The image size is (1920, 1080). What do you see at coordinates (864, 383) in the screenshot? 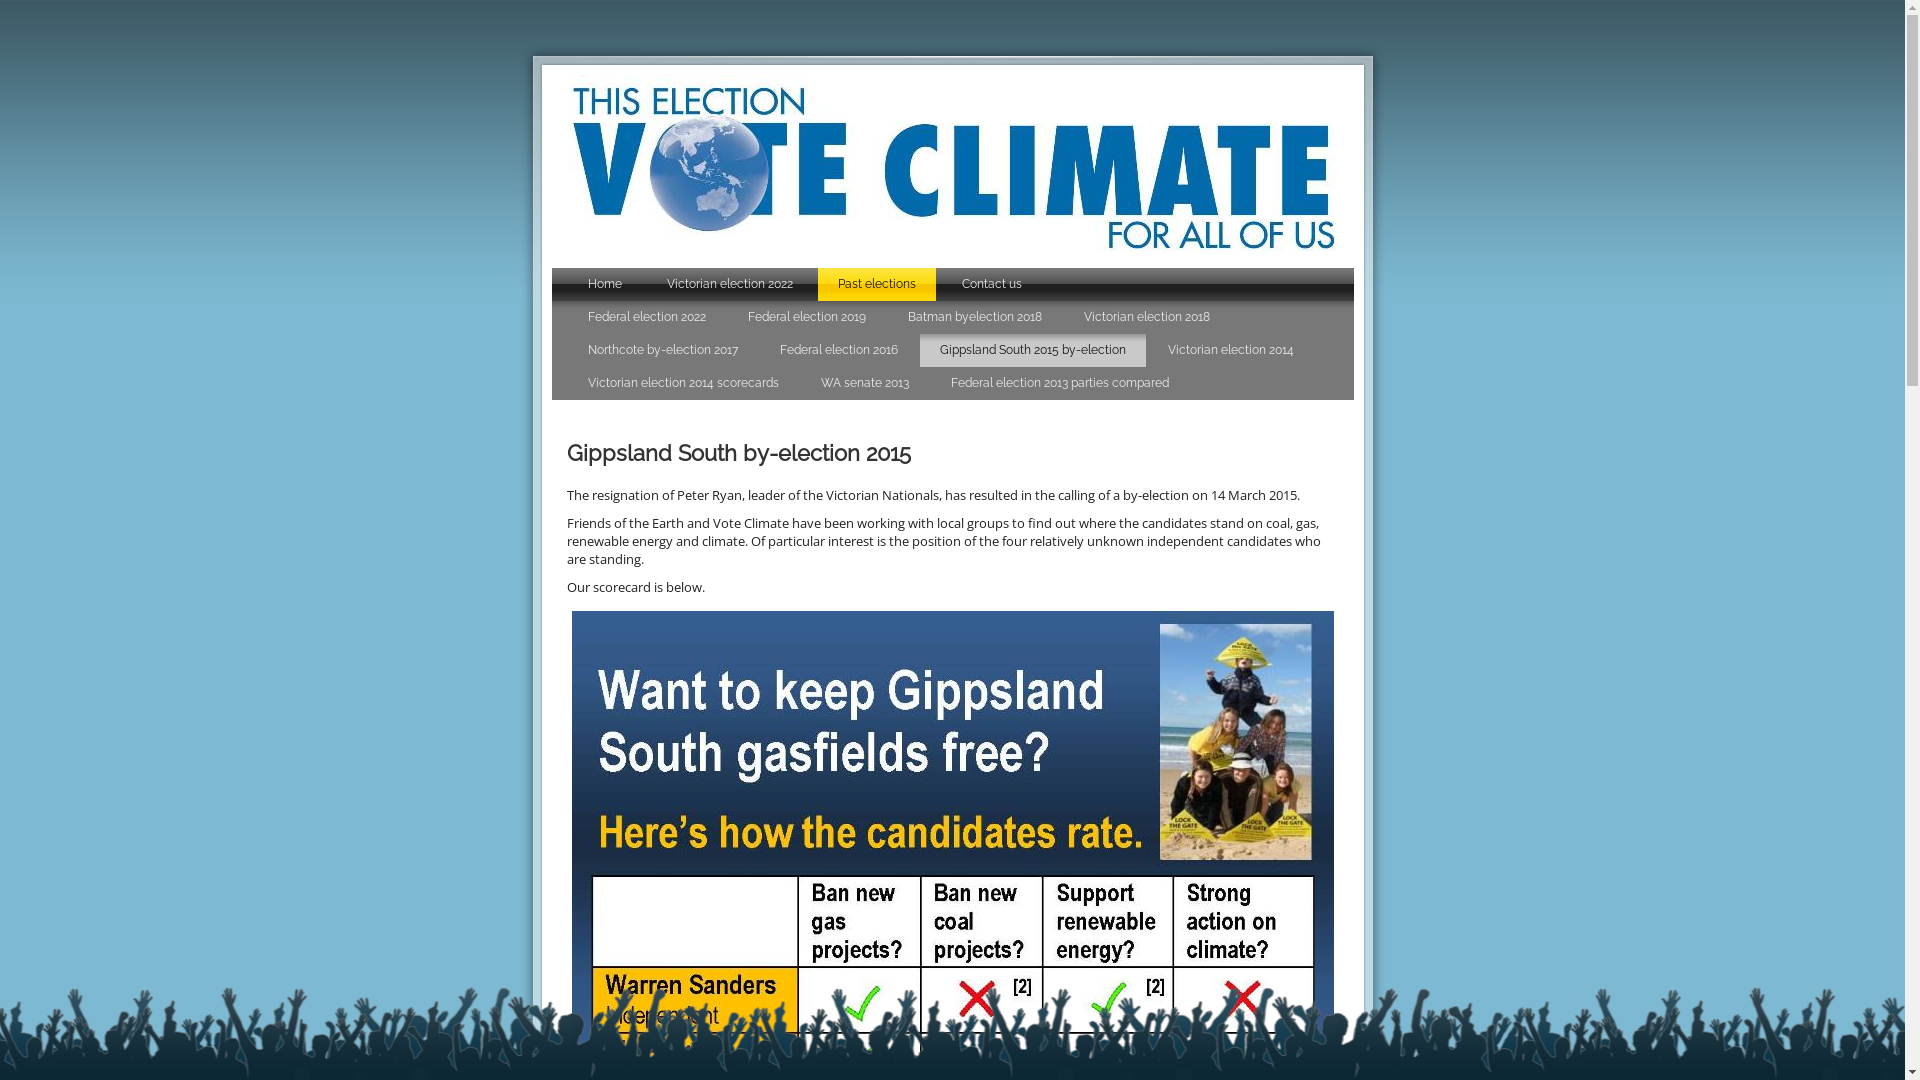
I see `'WA senate 2013'` at bounding box center [864, 383].